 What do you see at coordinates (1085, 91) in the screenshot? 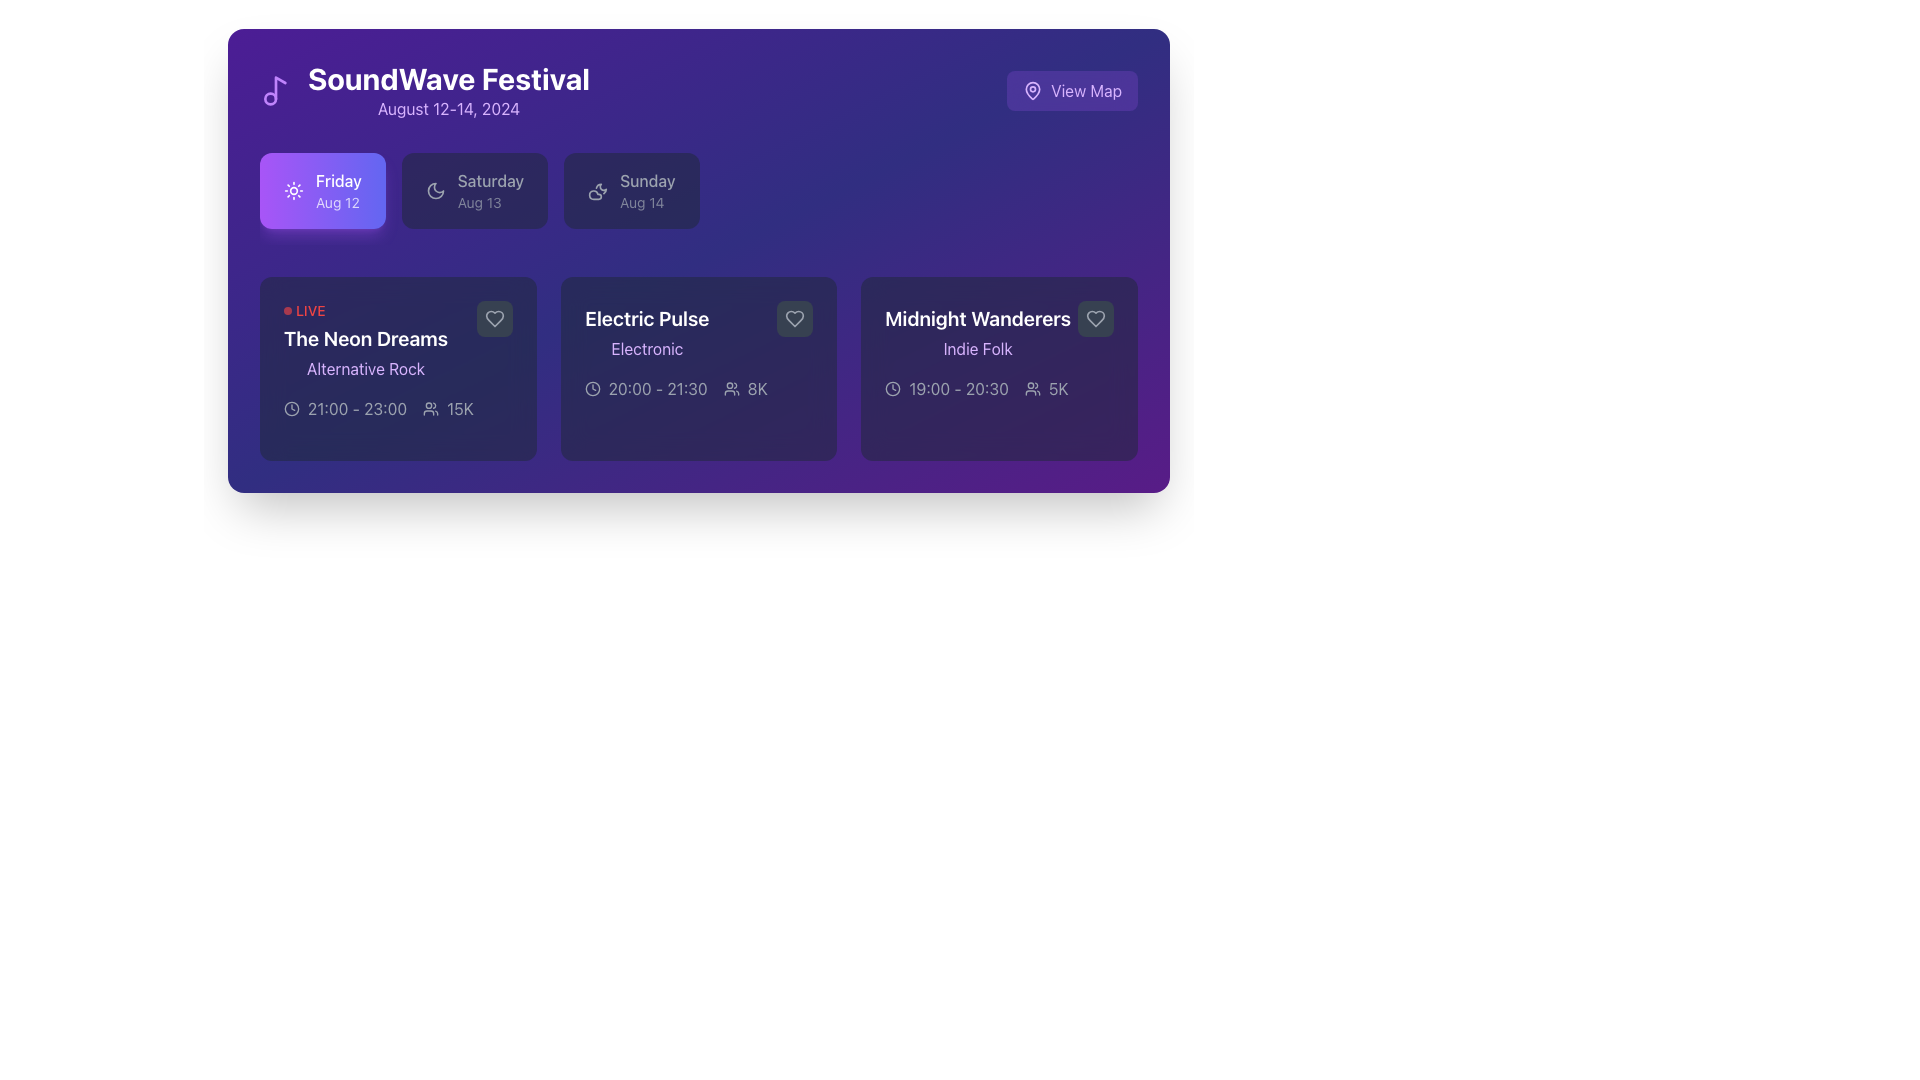
I see `the 'View Map' button text located at the top-right section of the interface` at bounding box center [1085, 91].